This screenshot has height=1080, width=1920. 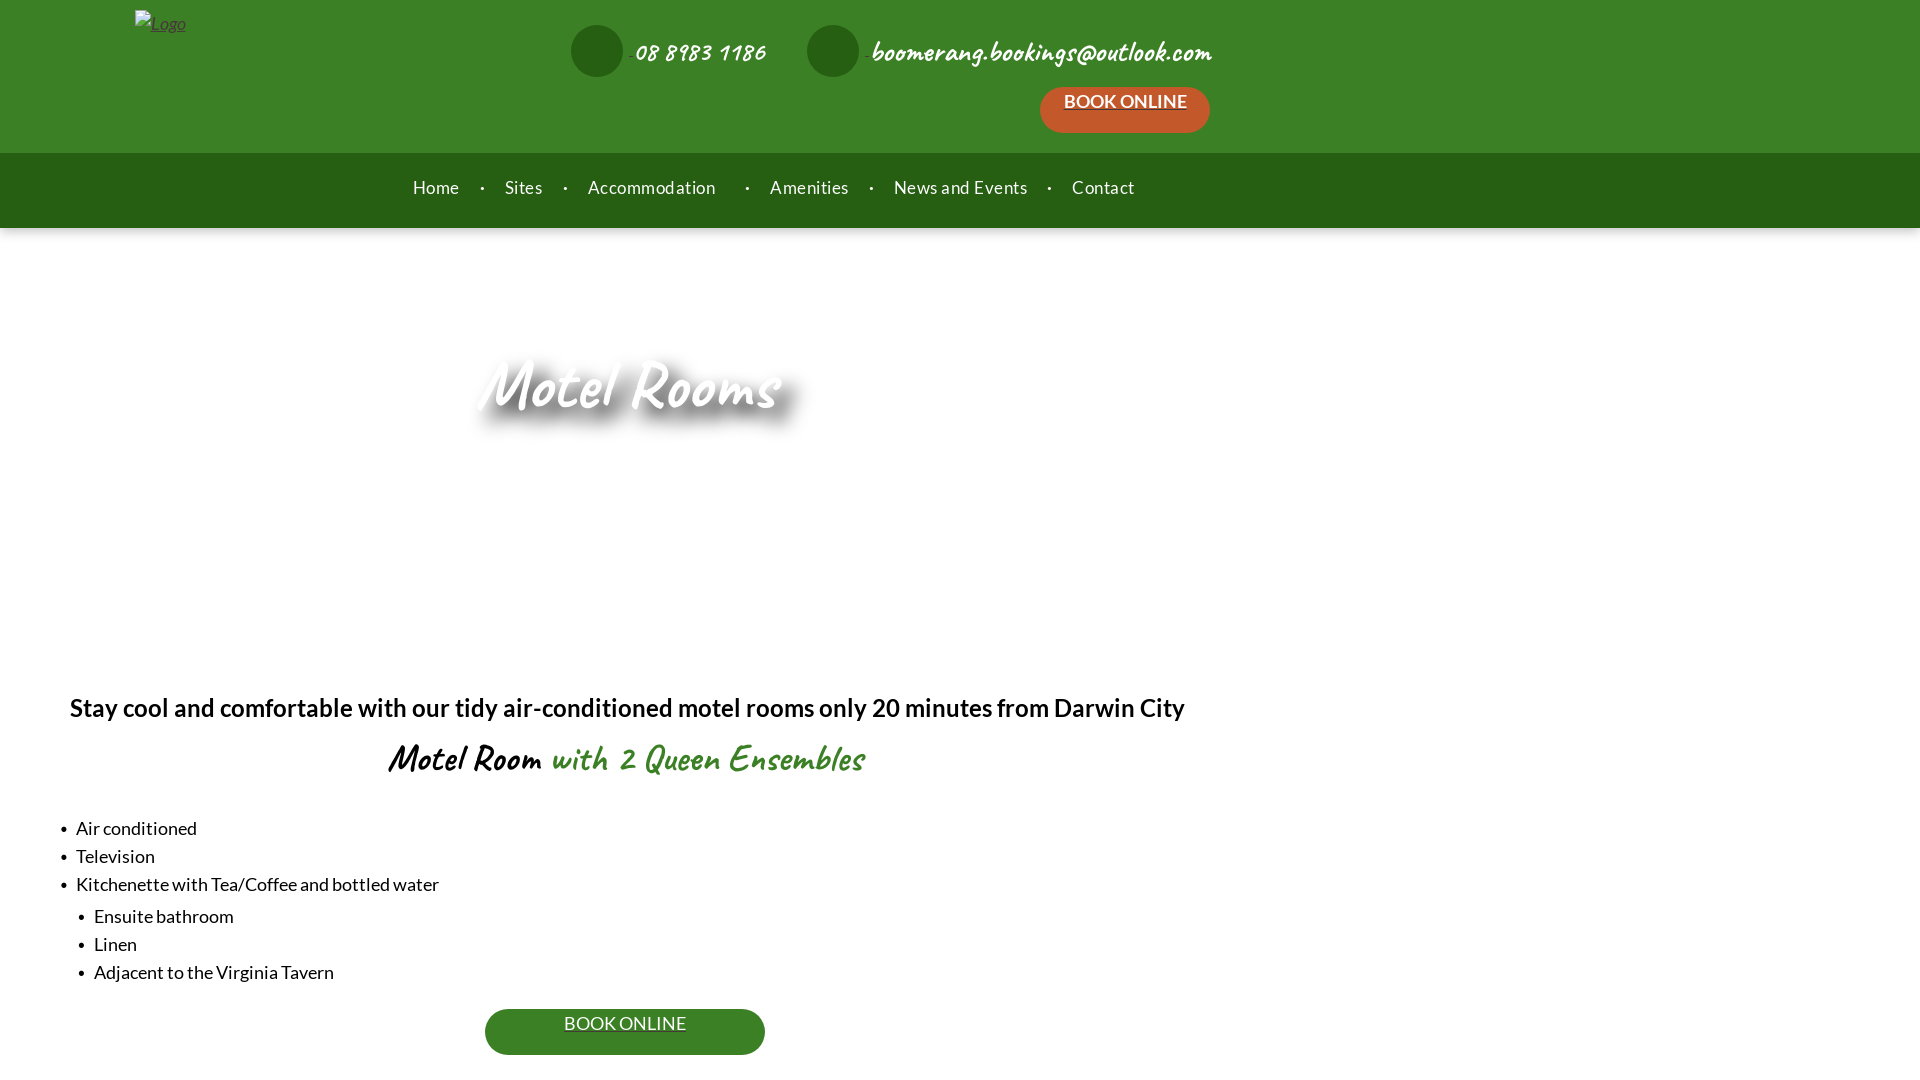 I want to click on 'Contact', so click(x=1102, y=188).